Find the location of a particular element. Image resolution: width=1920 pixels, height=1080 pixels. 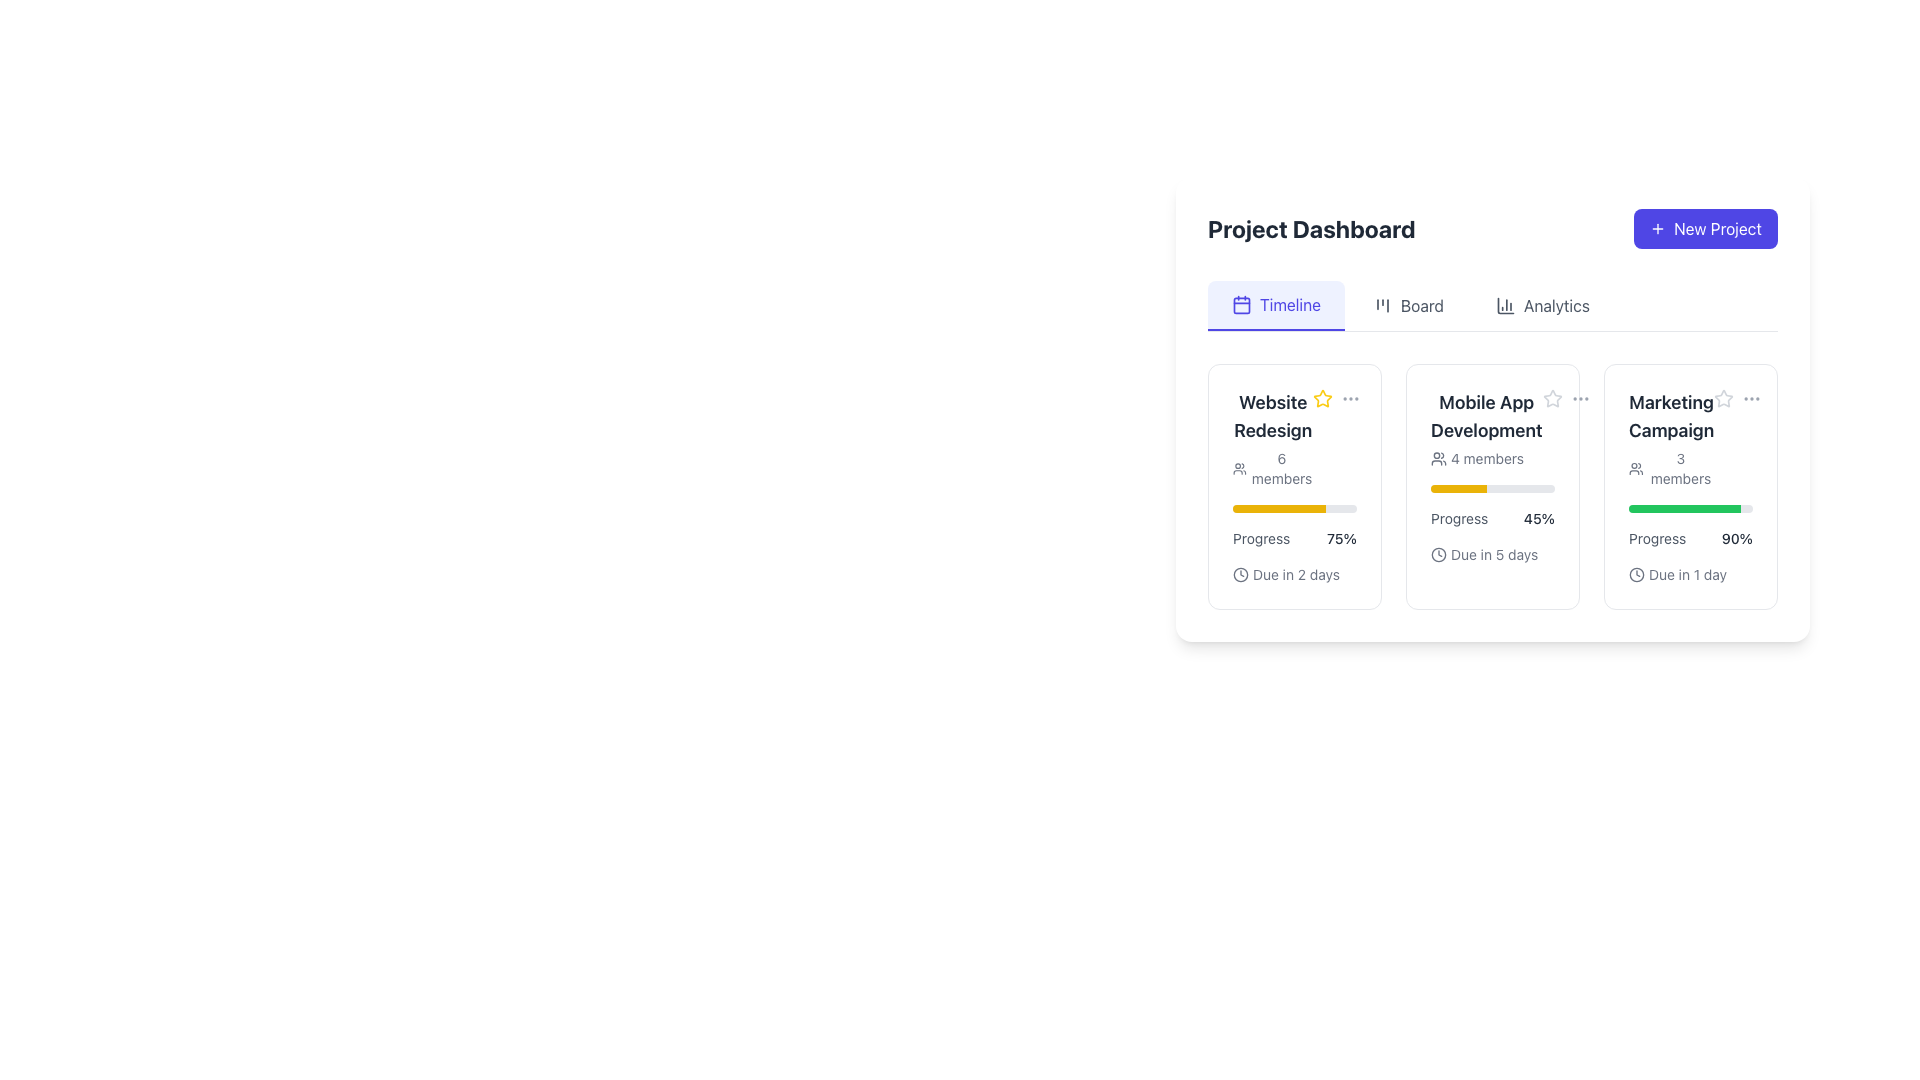

the user/member-related information icon located to the left of the '6 members' text in the 'Website Redesign' card is located at coordinates (1238, 469).